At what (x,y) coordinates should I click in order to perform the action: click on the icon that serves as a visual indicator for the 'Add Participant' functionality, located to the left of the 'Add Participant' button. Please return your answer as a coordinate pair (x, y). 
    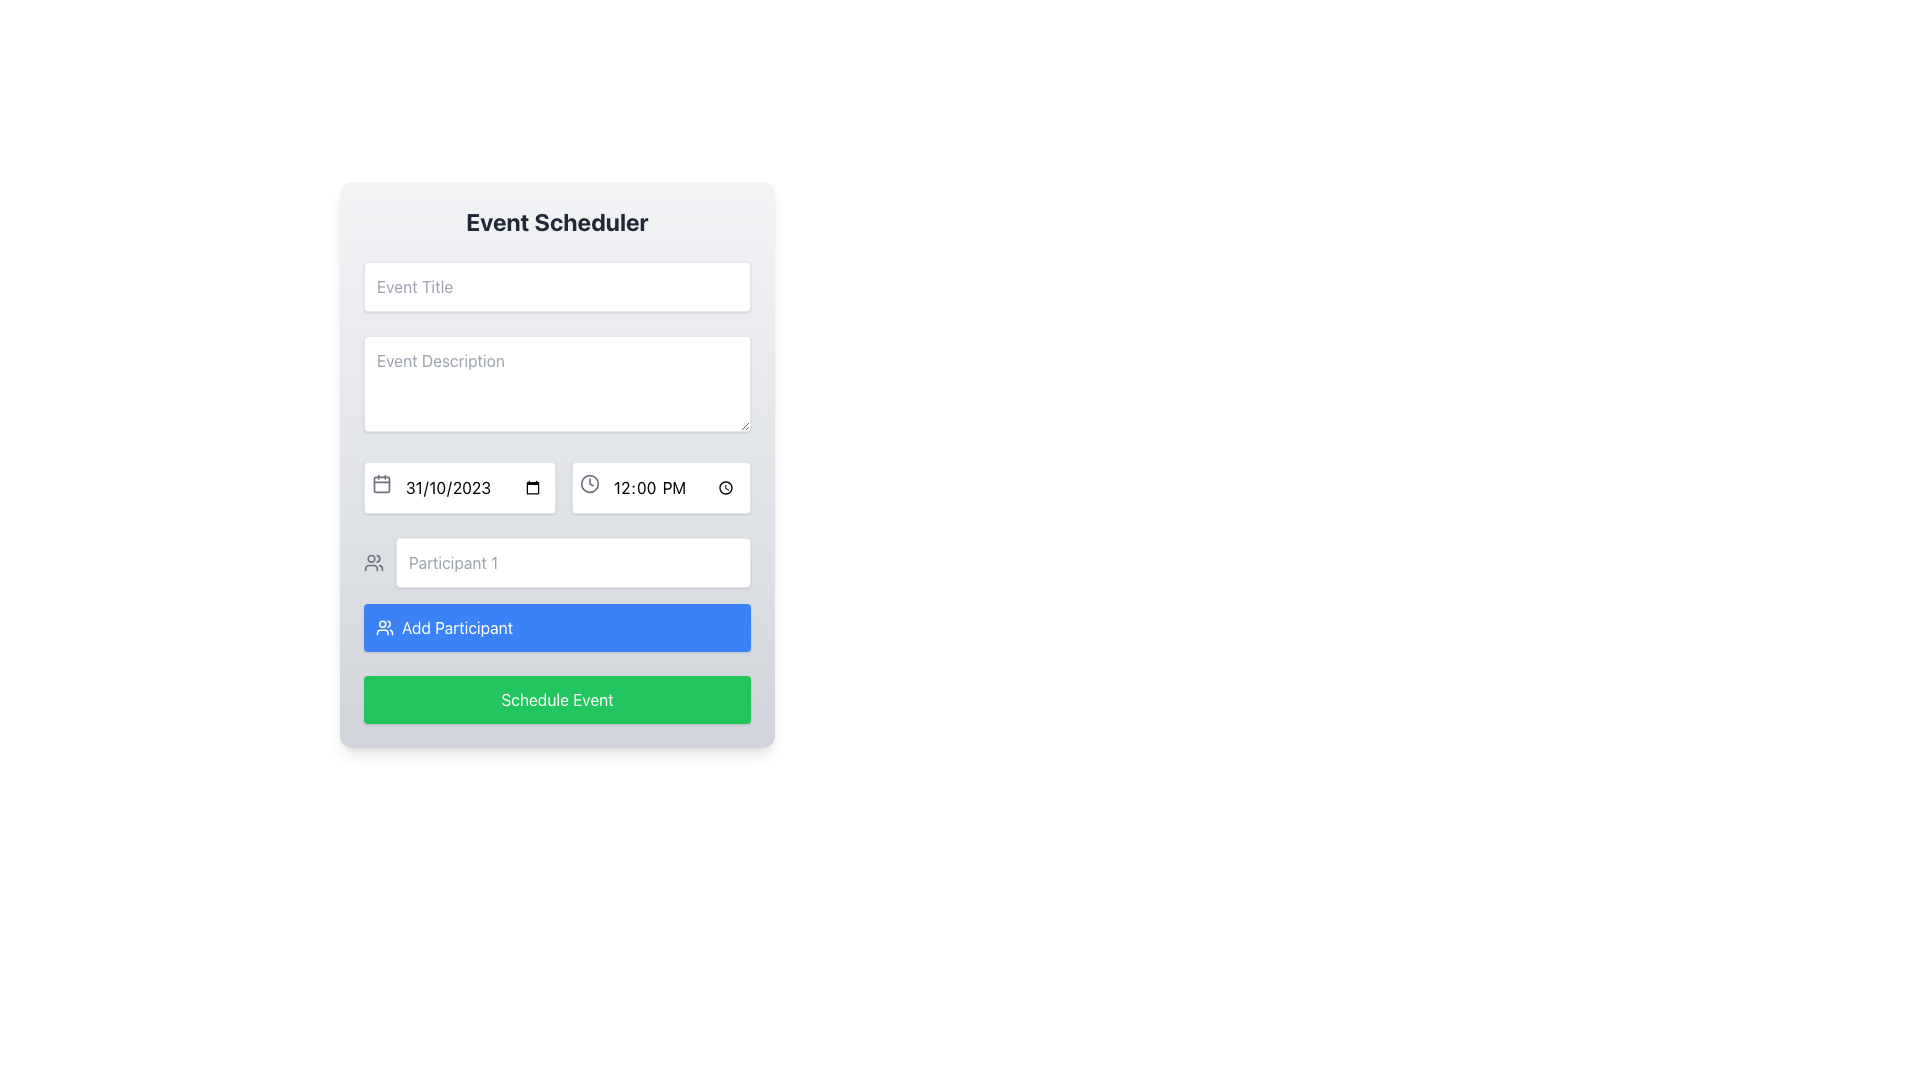
    Looking at the image, I should click on (374, 563).